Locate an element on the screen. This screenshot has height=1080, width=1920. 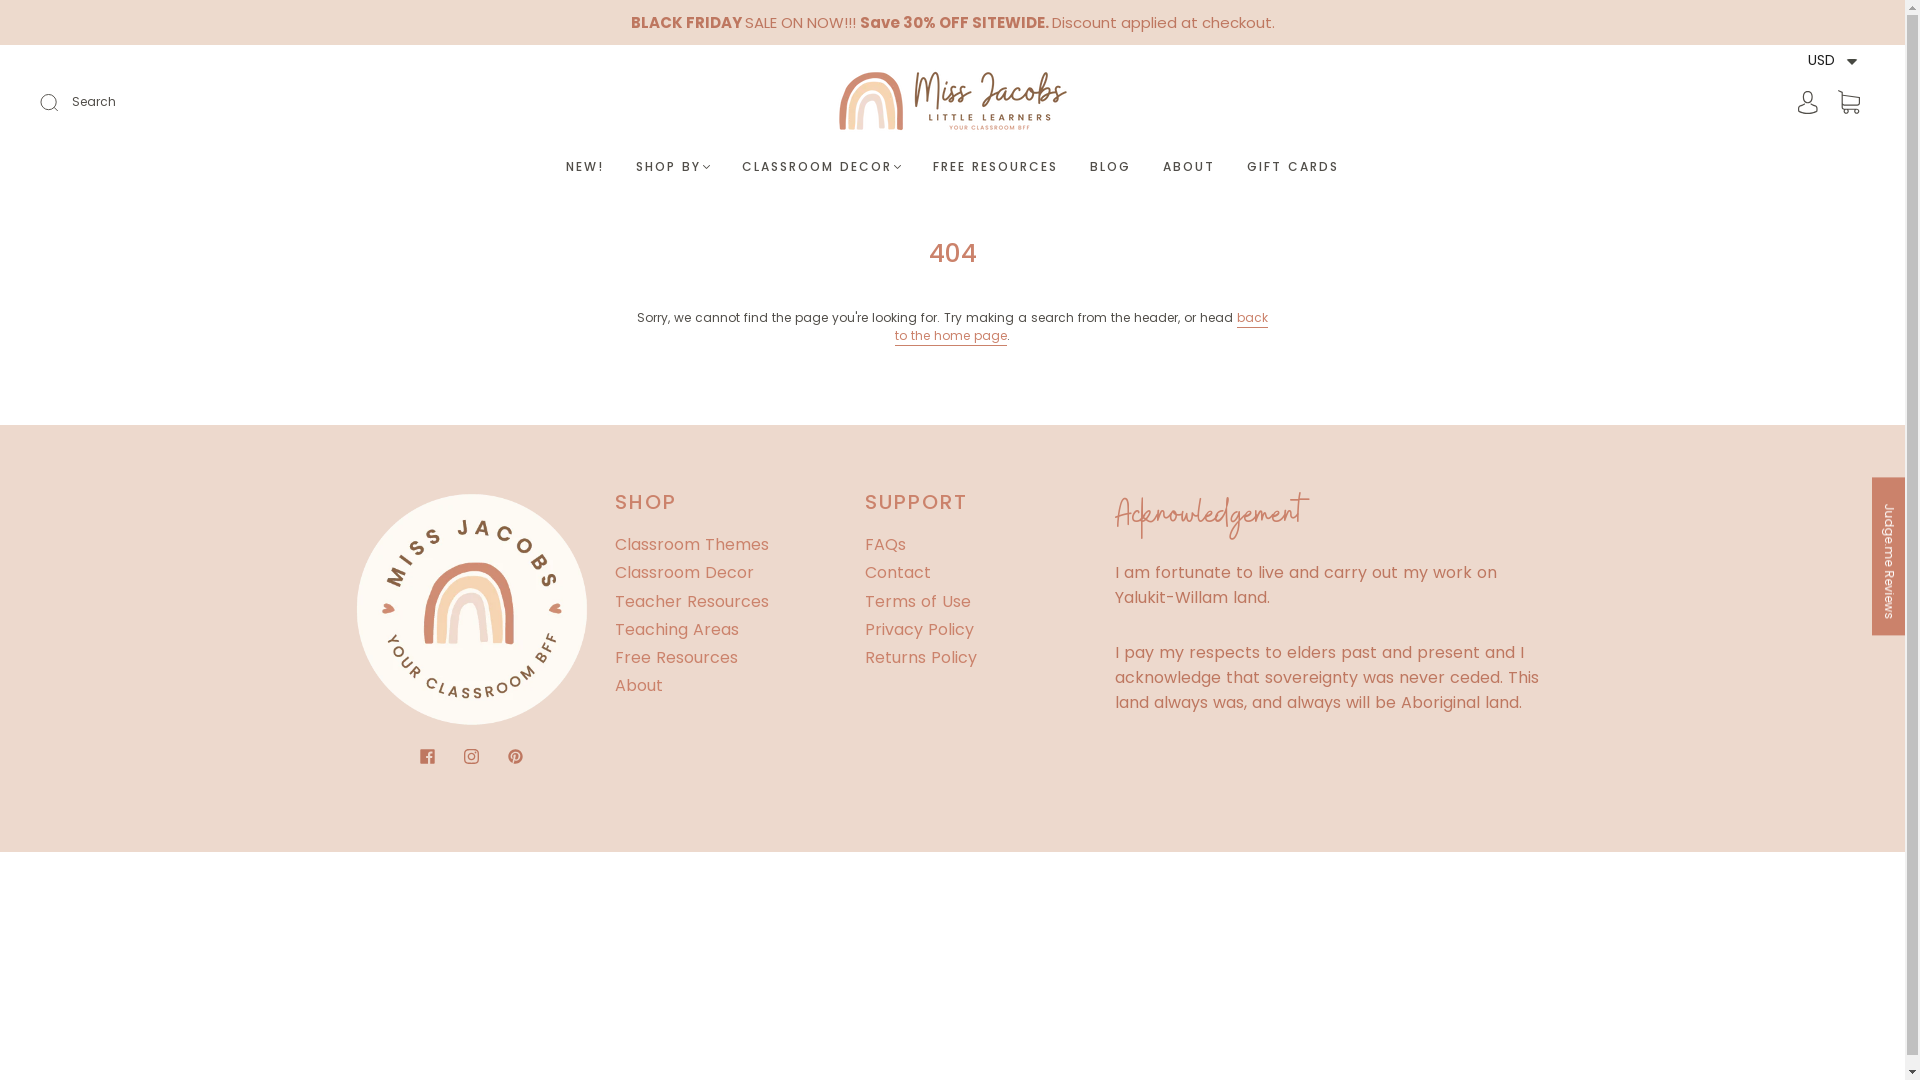
'BLOG' is located at coordinates (1109, 165).